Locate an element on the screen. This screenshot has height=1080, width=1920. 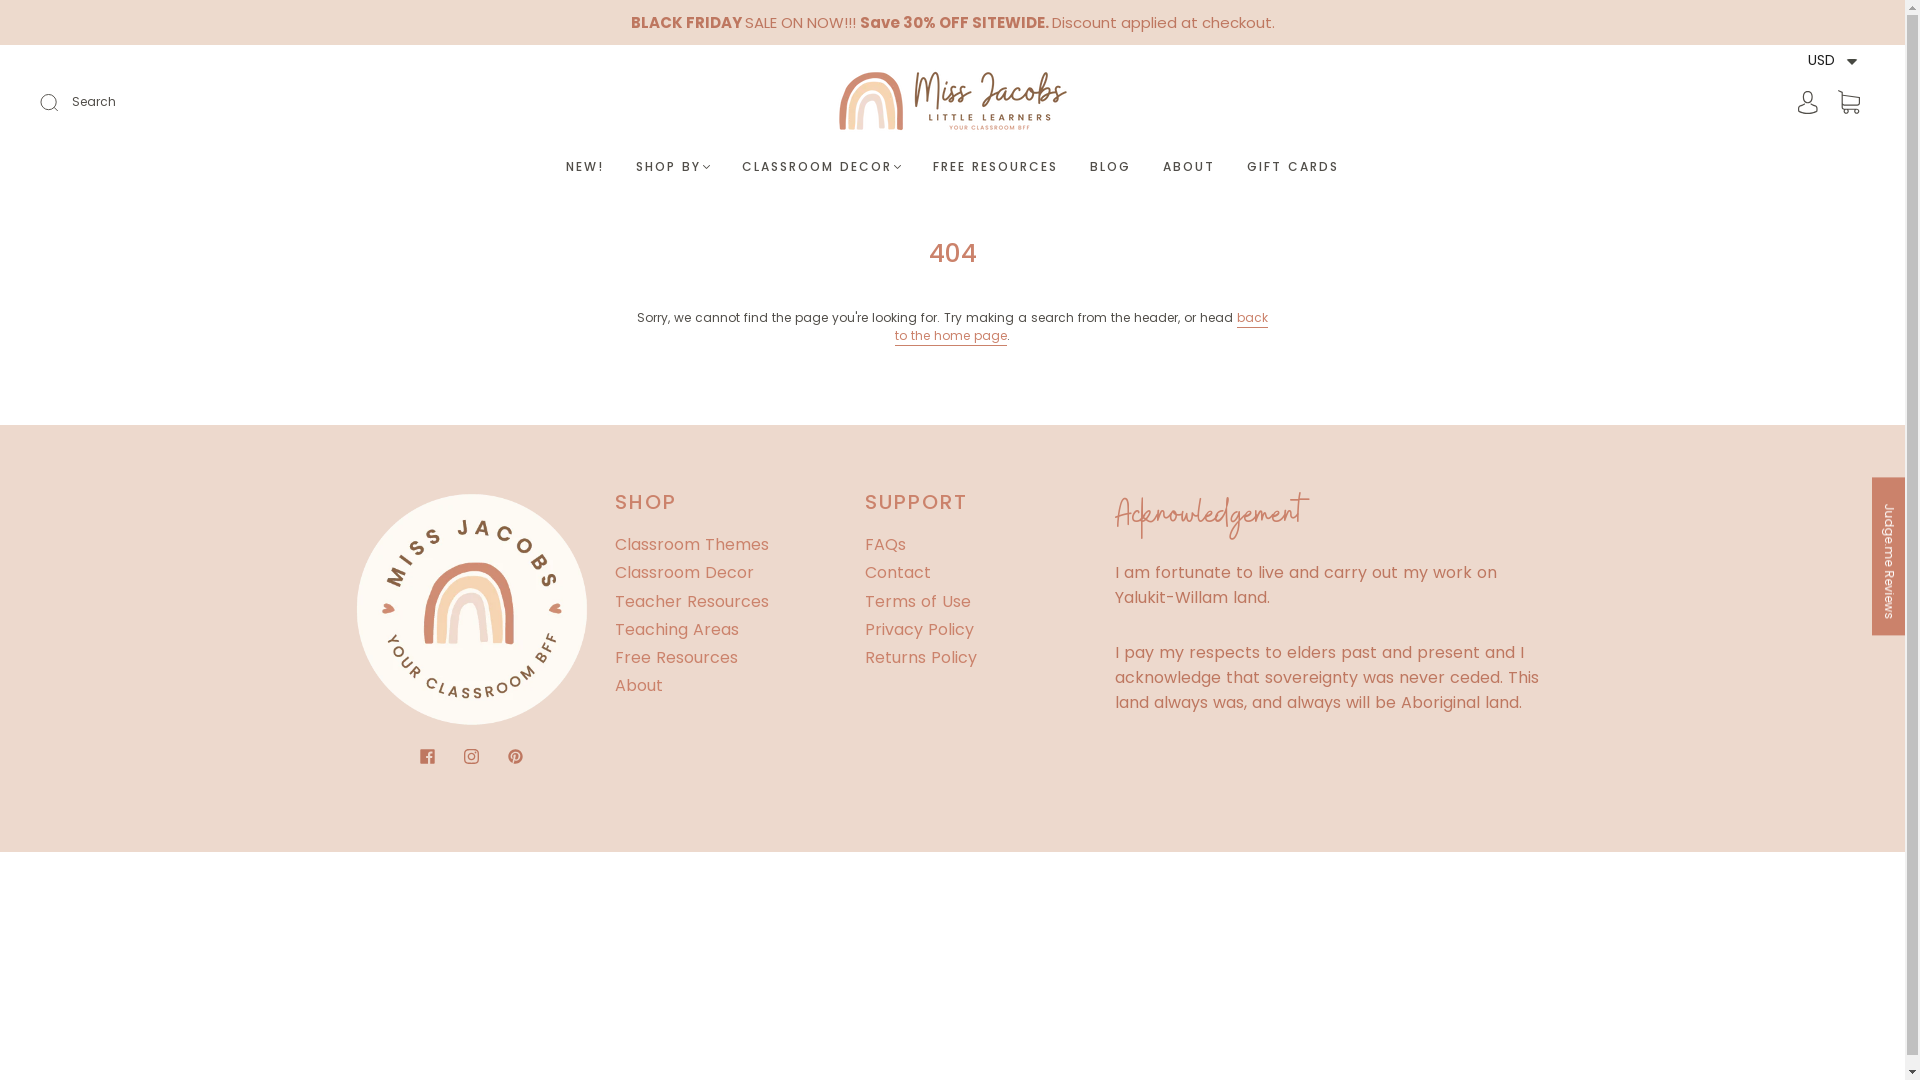
'BLOG' is located at coordinates (1109, 165).